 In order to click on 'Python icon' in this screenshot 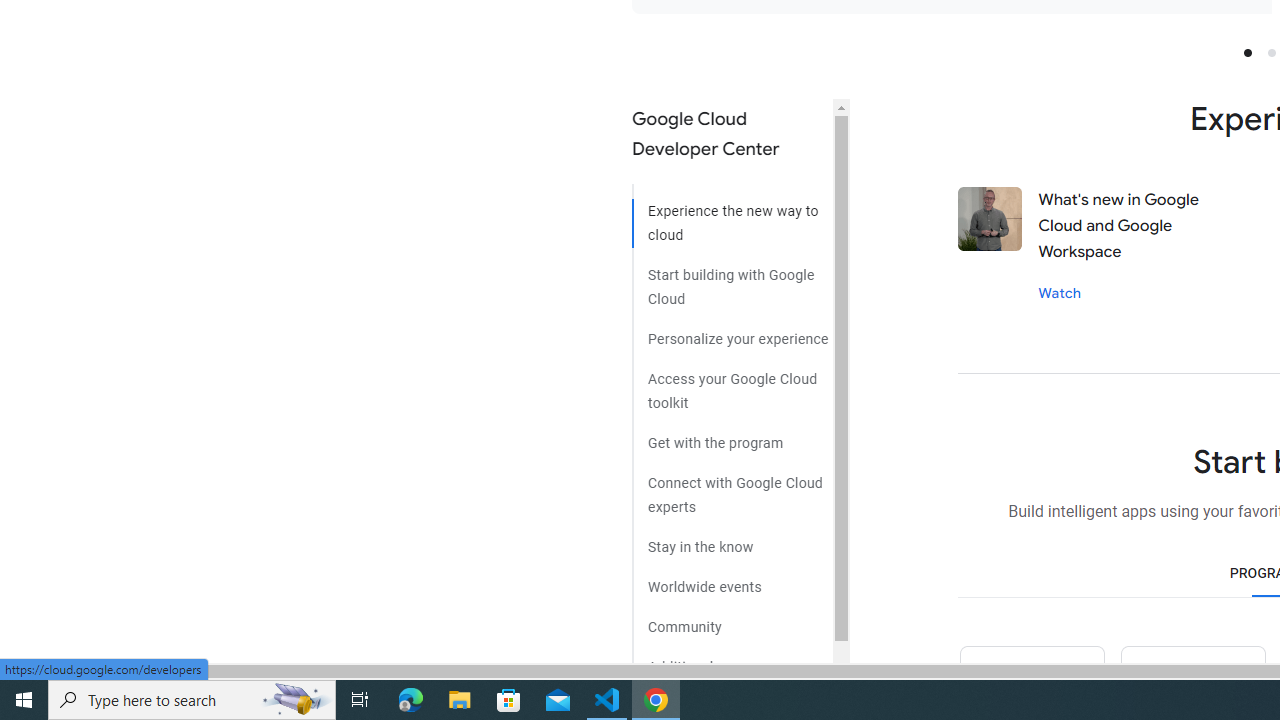, I will do `click(1031, 681)`.